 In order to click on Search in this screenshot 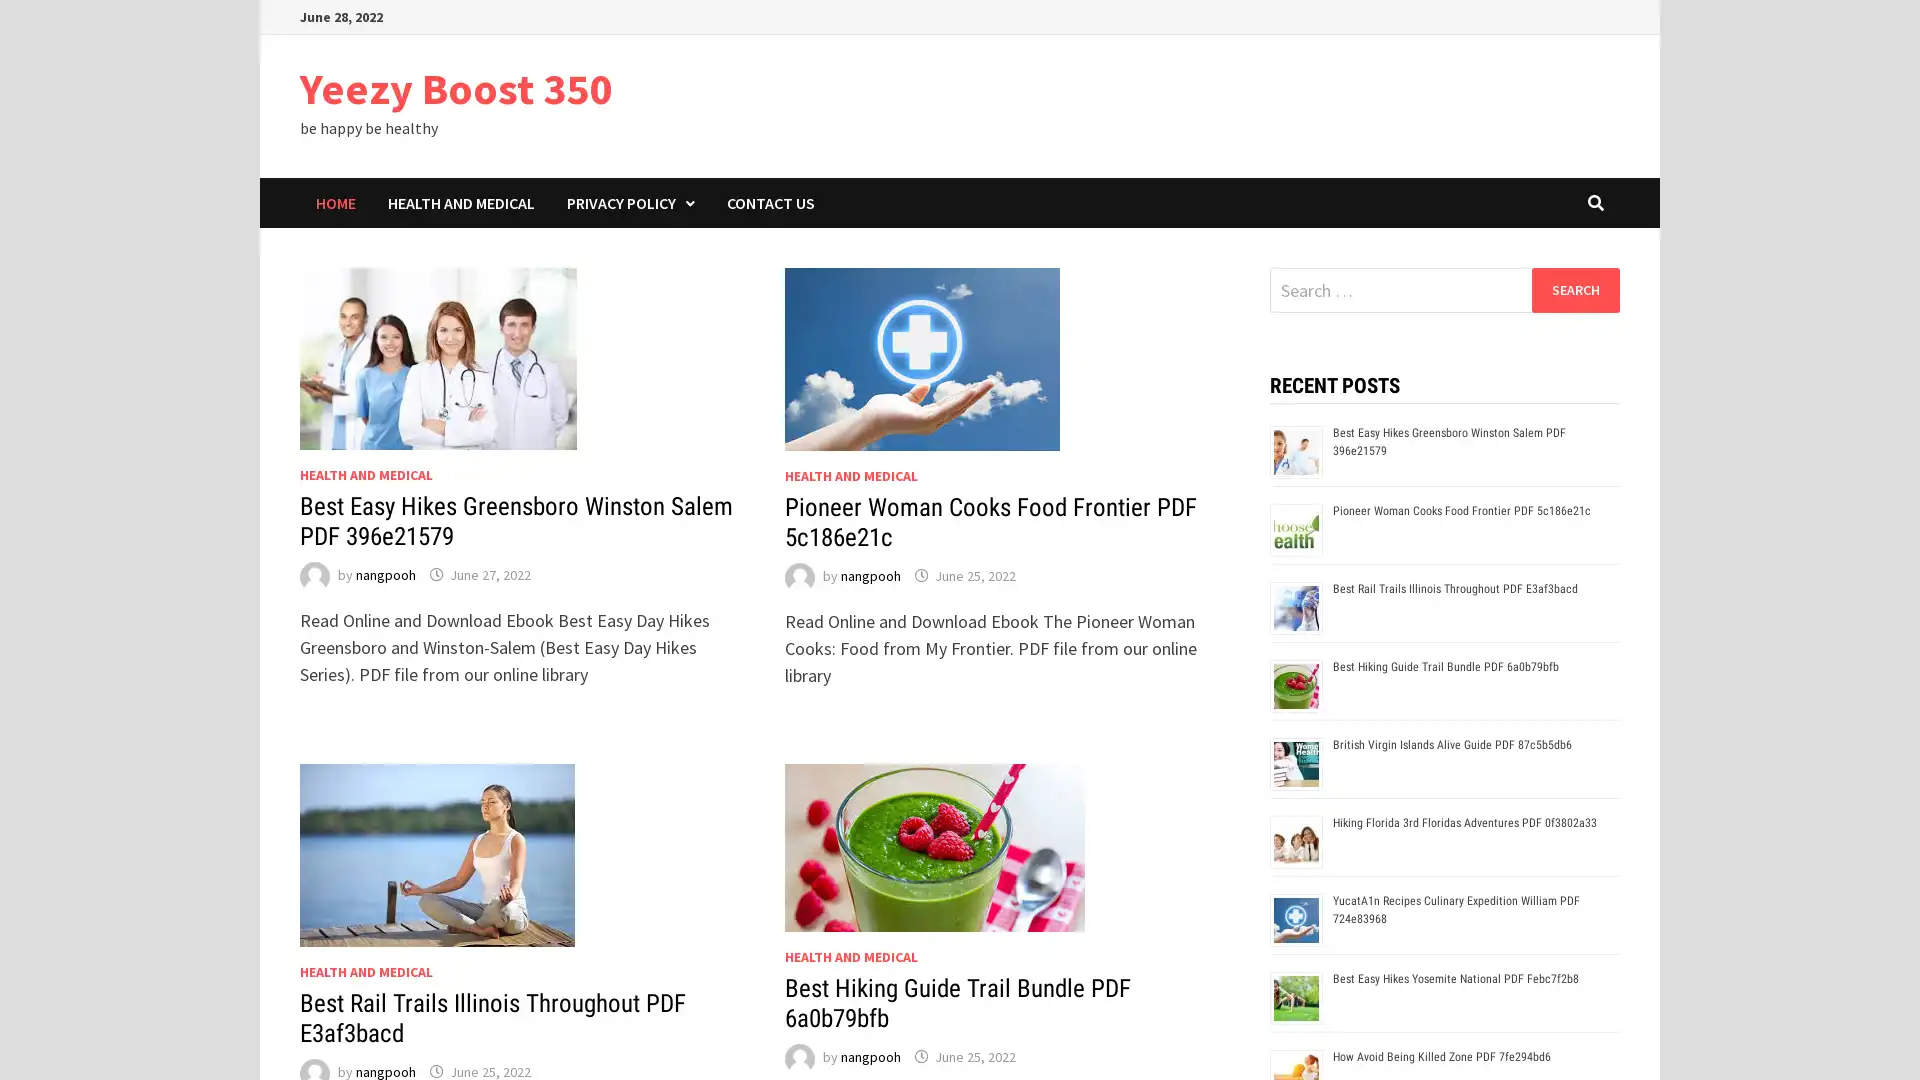, I will do `click(1574, 289)`.